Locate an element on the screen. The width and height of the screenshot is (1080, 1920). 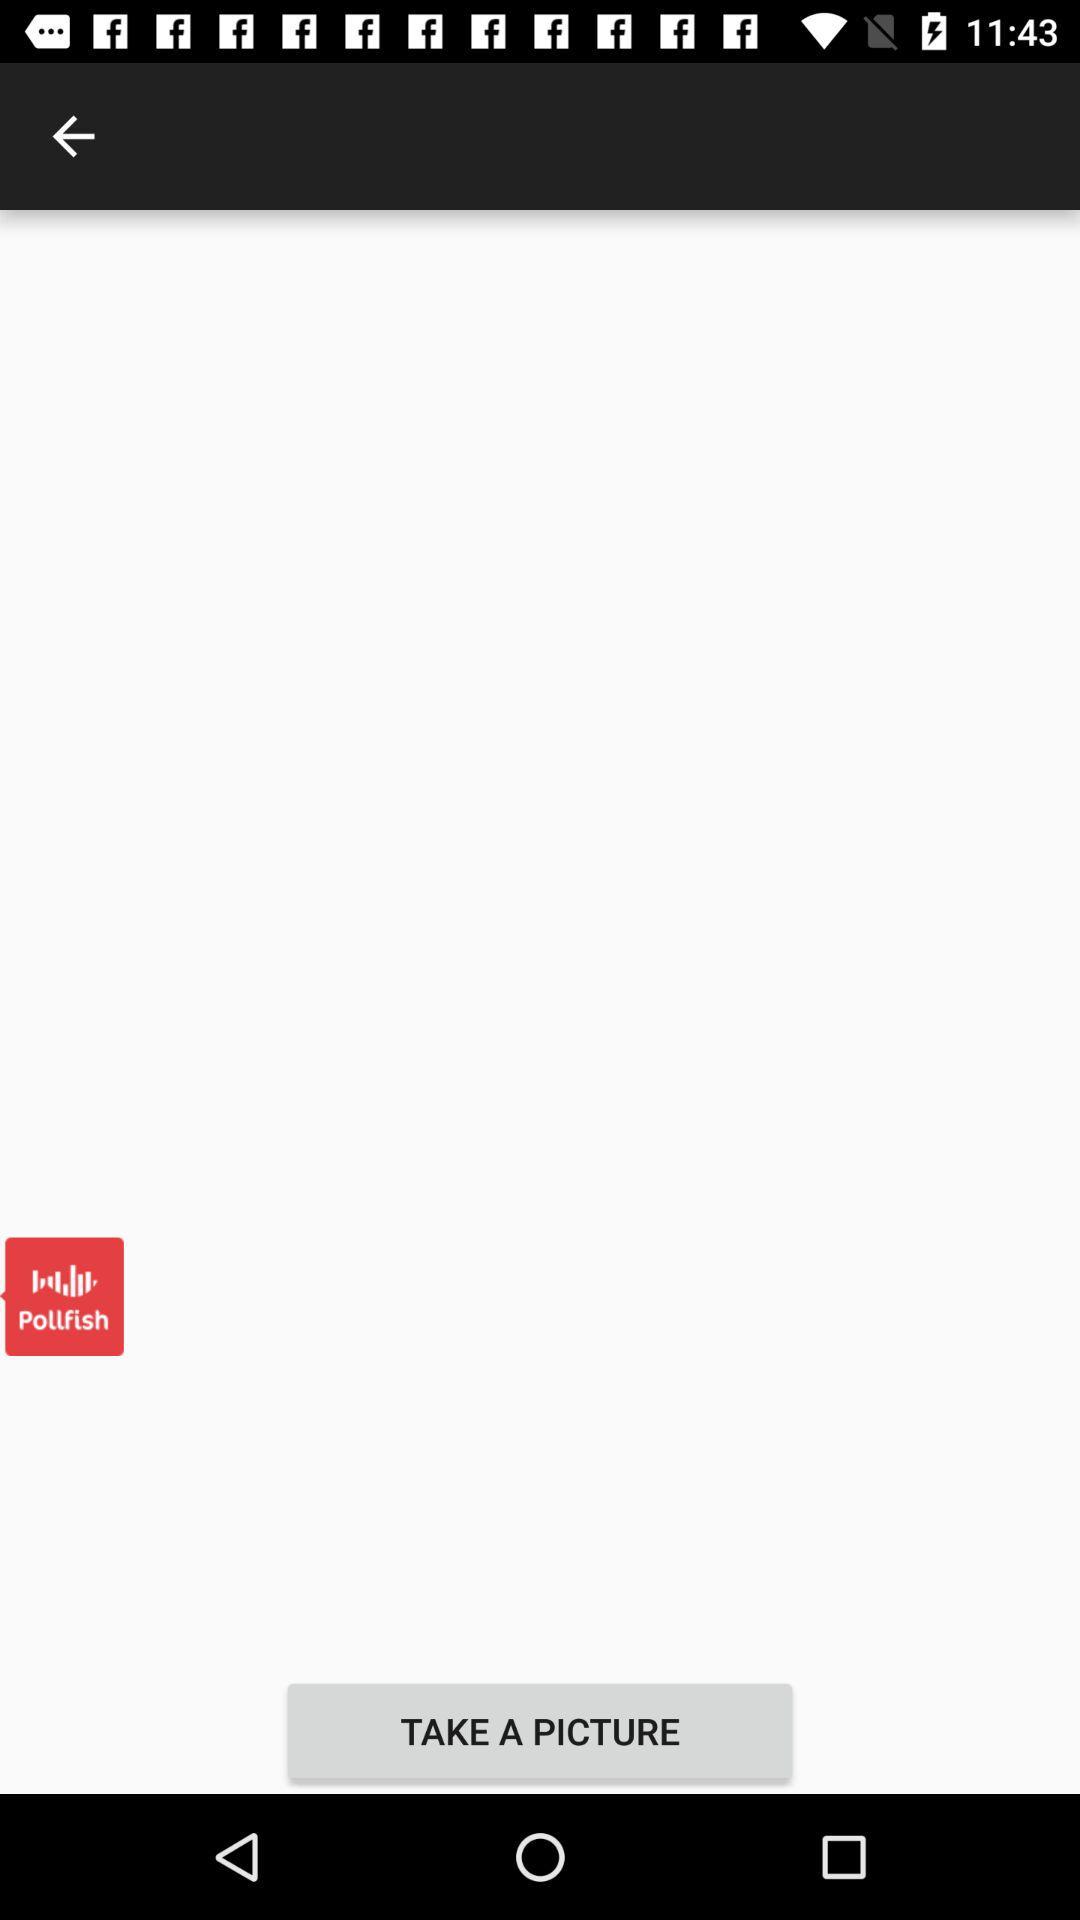
the take a picture icon is located at coordinates (540, 1730).